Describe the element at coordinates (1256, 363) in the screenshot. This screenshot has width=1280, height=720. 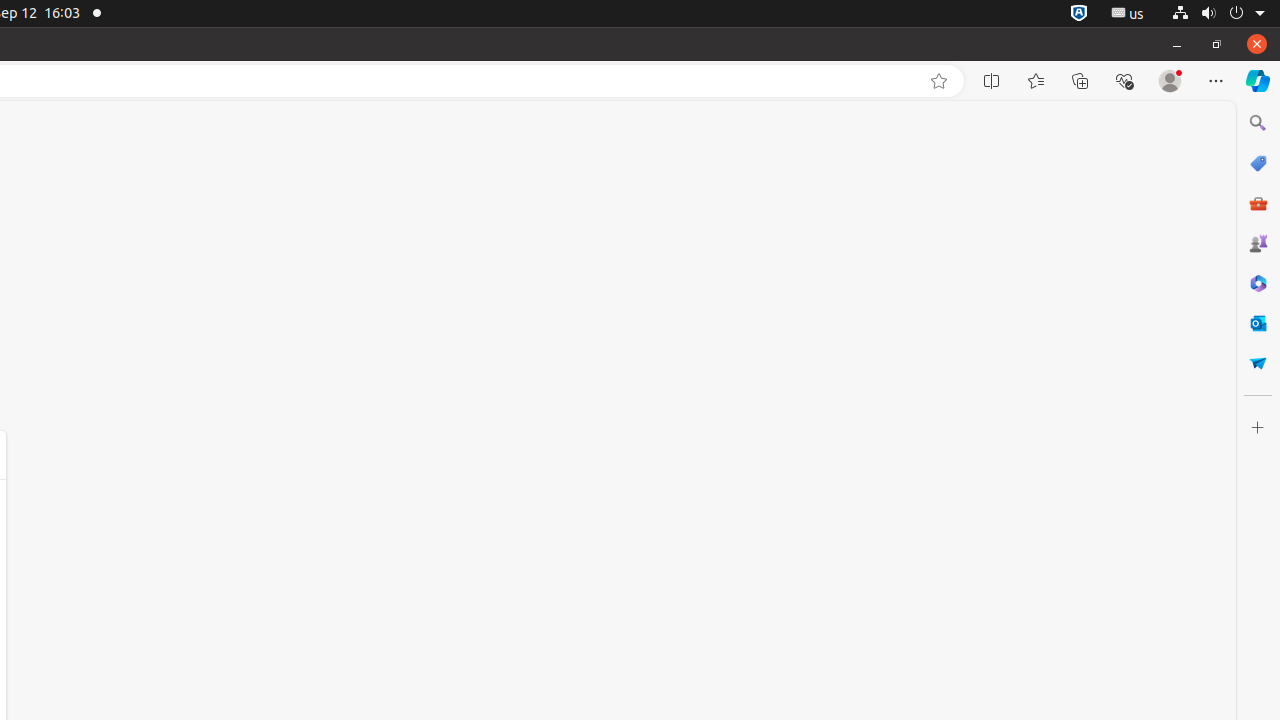
I see `'Drop'` at that location.